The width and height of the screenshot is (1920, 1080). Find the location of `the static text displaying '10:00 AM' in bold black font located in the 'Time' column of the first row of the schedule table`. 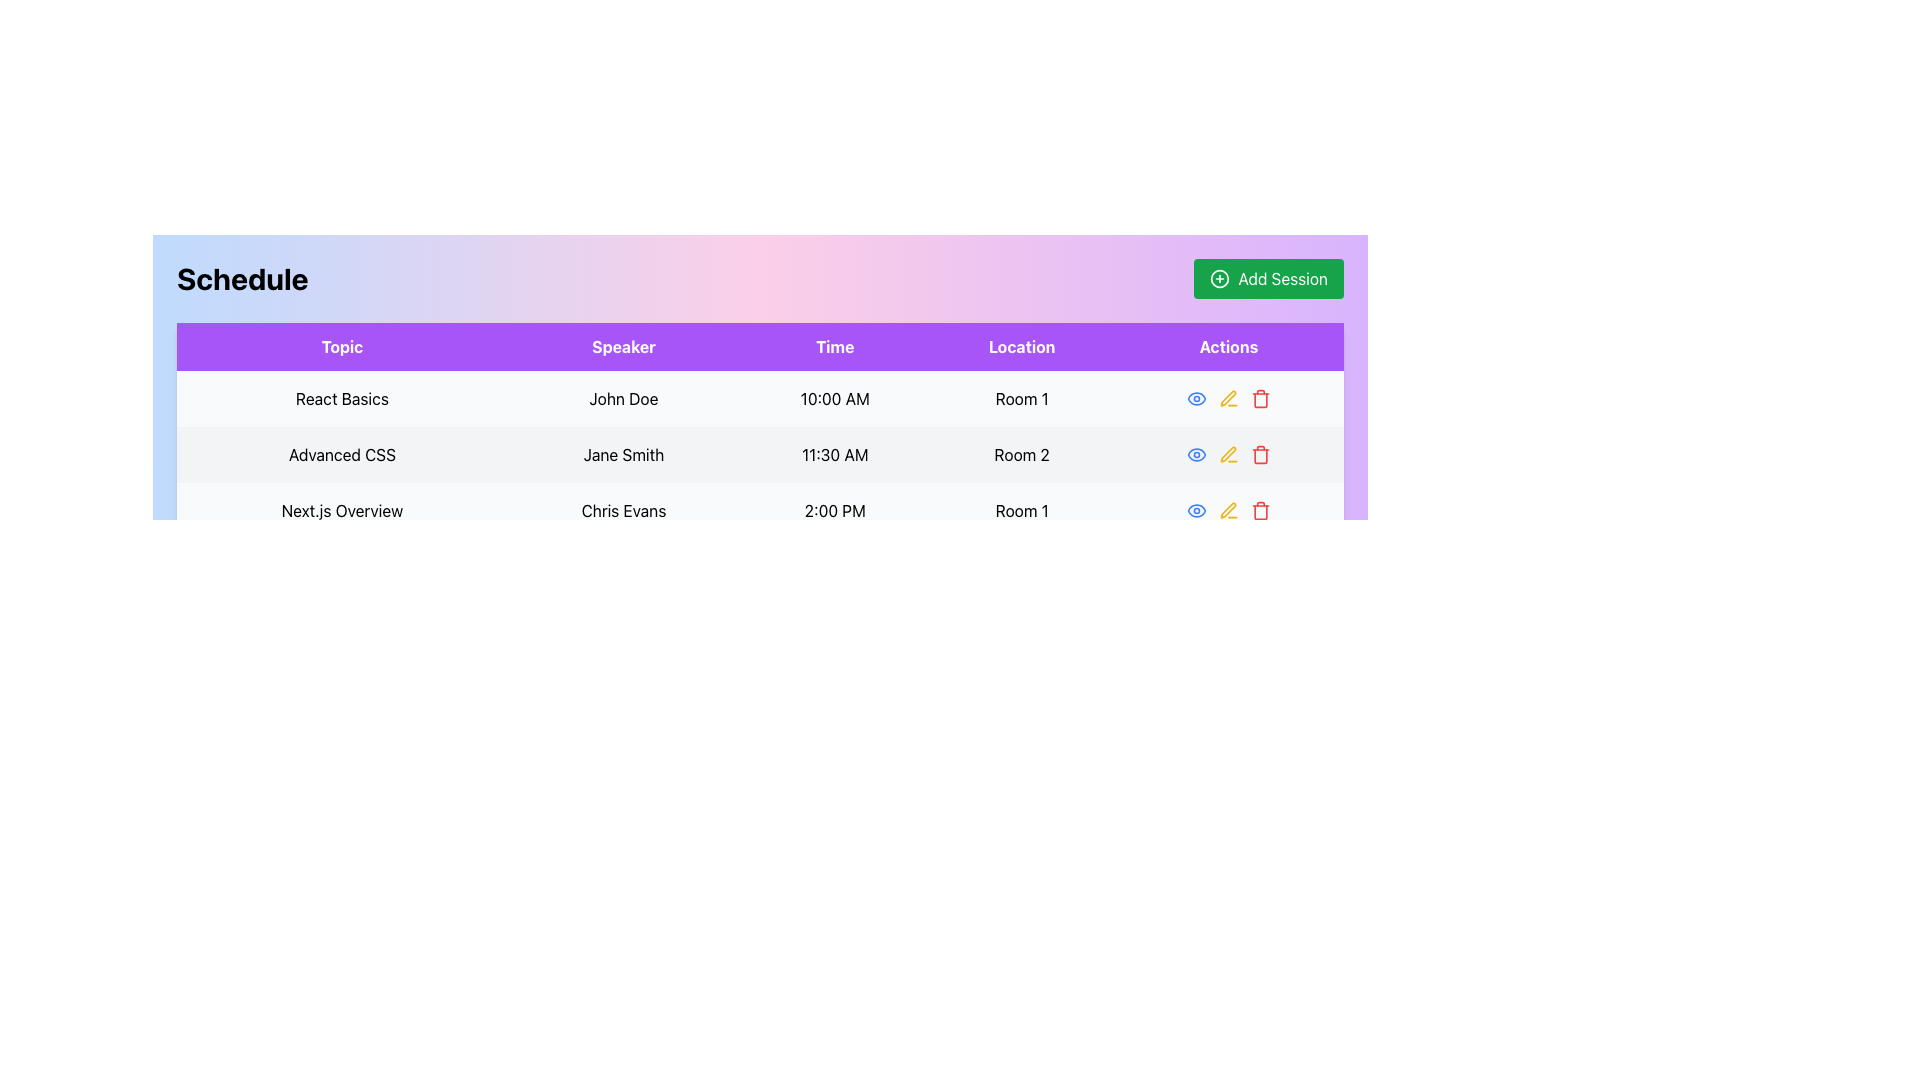

the static text displaying '10:00 AM' in bold black font located in the 'Time' column of the first row of the schedule table is located at coordinates (835, 398).